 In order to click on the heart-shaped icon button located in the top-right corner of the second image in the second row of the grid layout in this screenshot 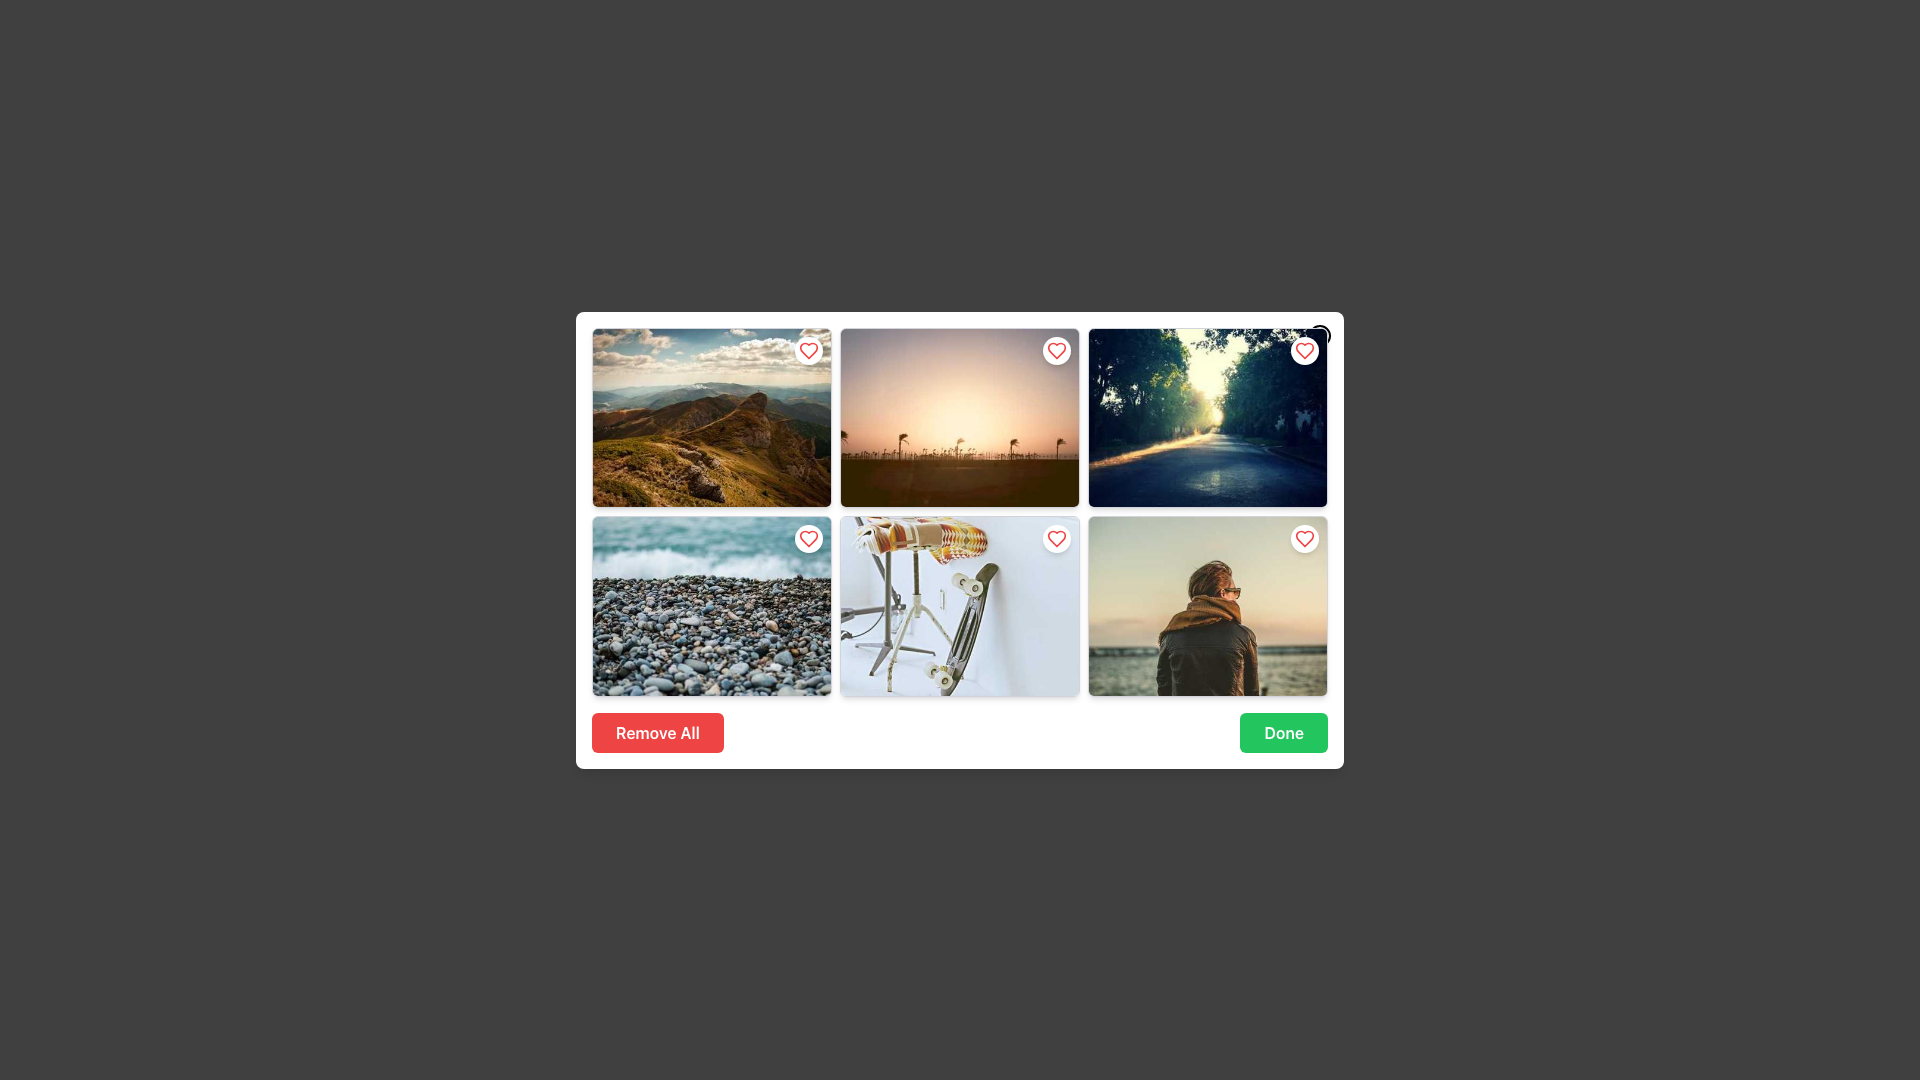, I will do `click(1055, 349)`.